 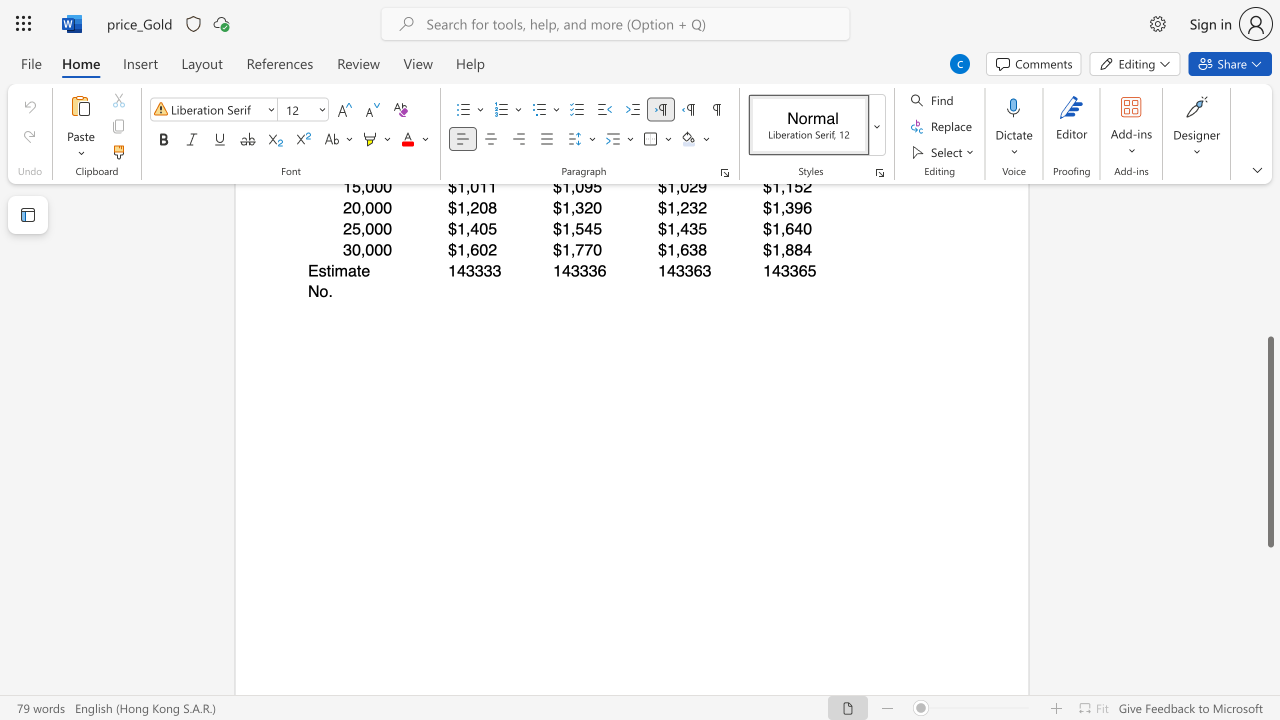 I want to click on the scrollbar to scroll upward, so click(x=1269, y=228).